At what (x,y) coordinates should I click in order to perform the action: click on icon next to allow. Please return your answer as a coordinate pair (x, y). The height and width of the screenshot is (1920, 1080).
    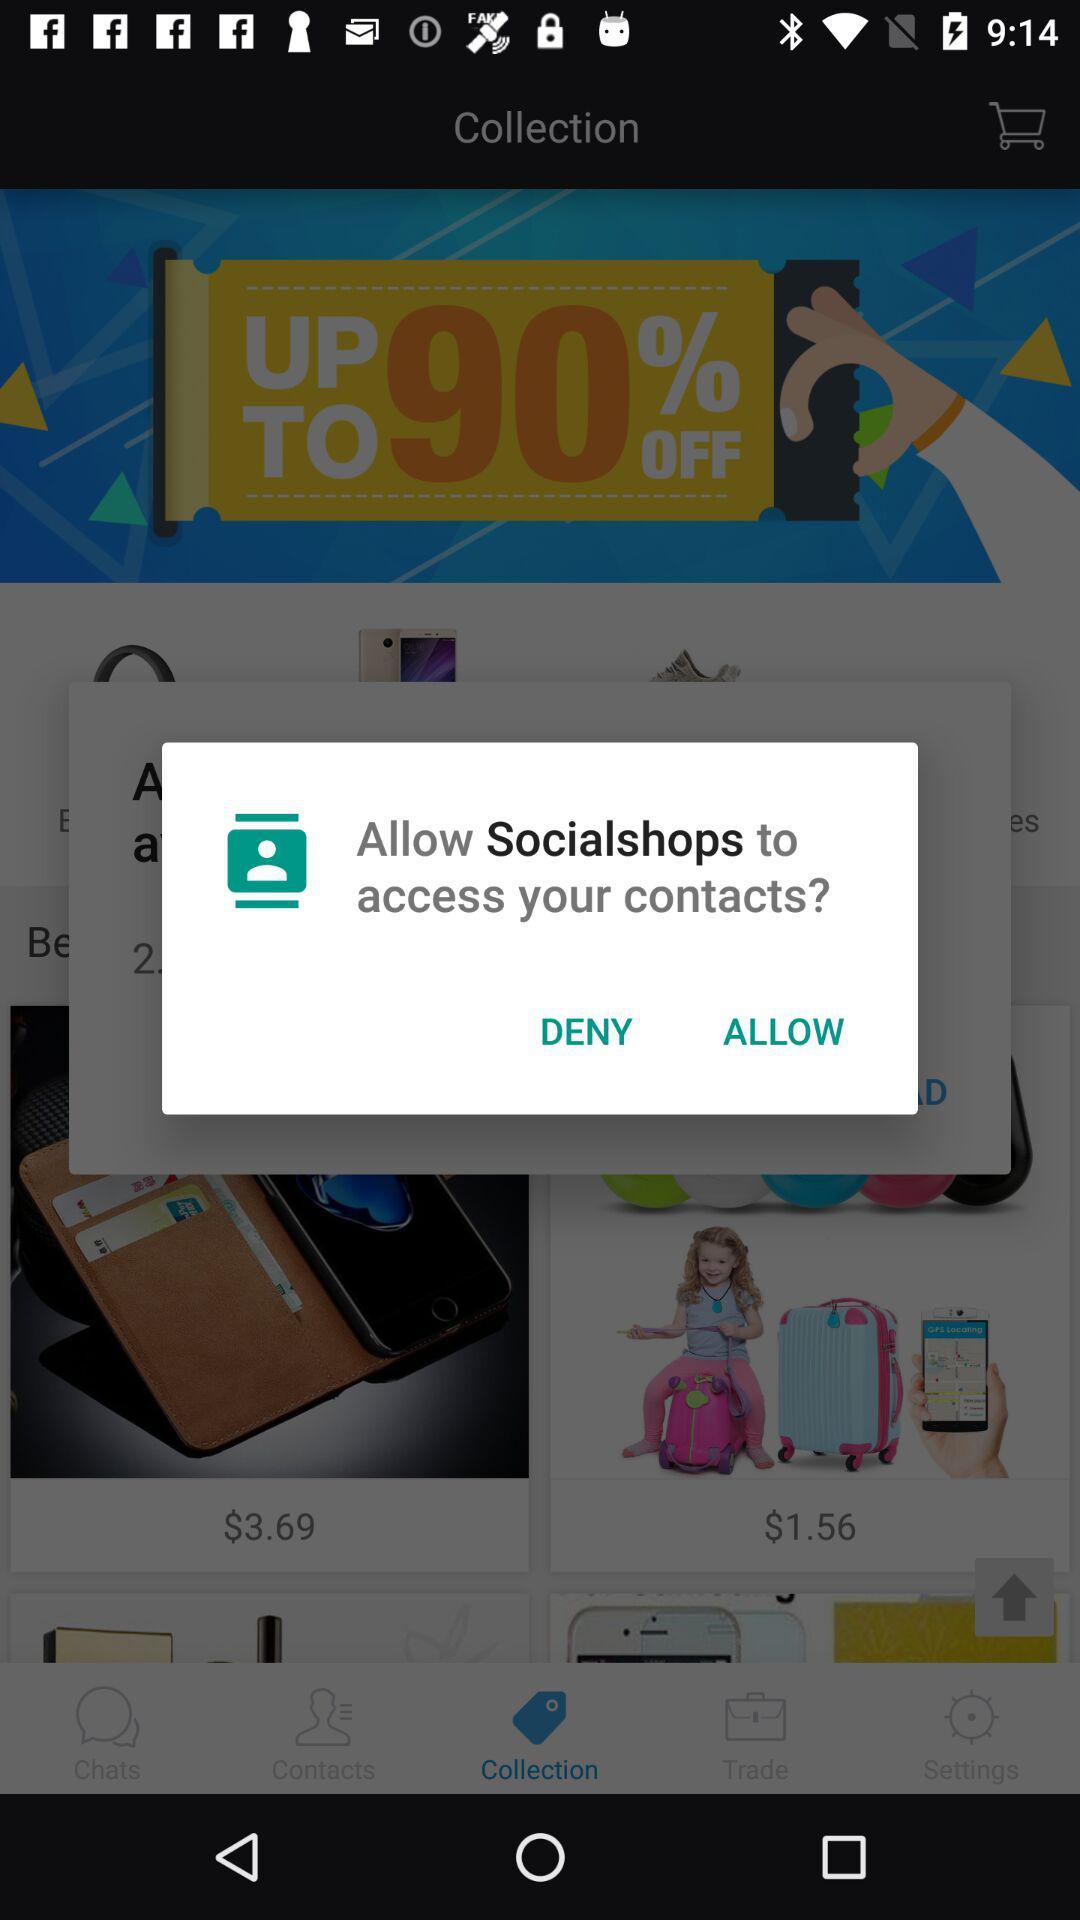
    Looking at the image, I should click on (585, 1030).